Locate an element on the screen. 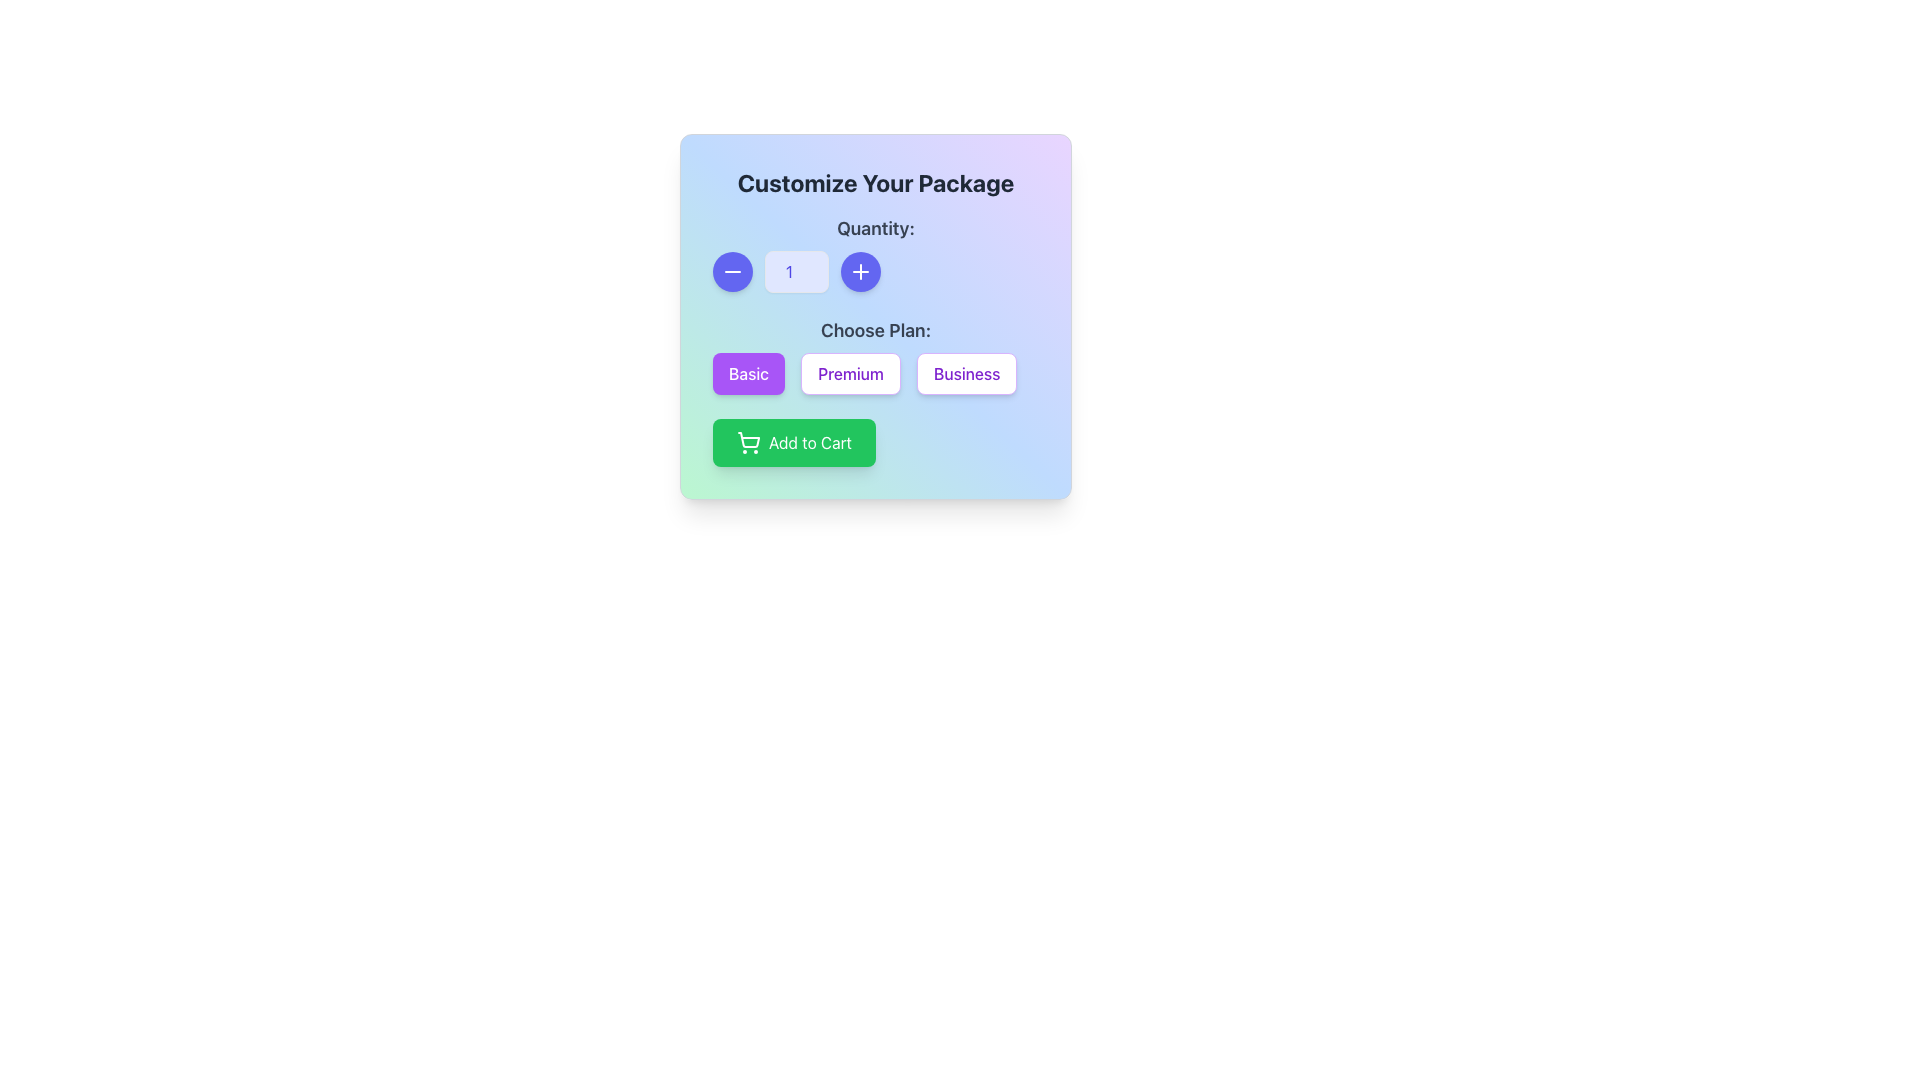 The height and width of the screenshot is (1080, 1920). the decrement button located to the left of the numeric input field under the label 'Quantity:' to decrease the number displayed is located at coordinates (732, 272).